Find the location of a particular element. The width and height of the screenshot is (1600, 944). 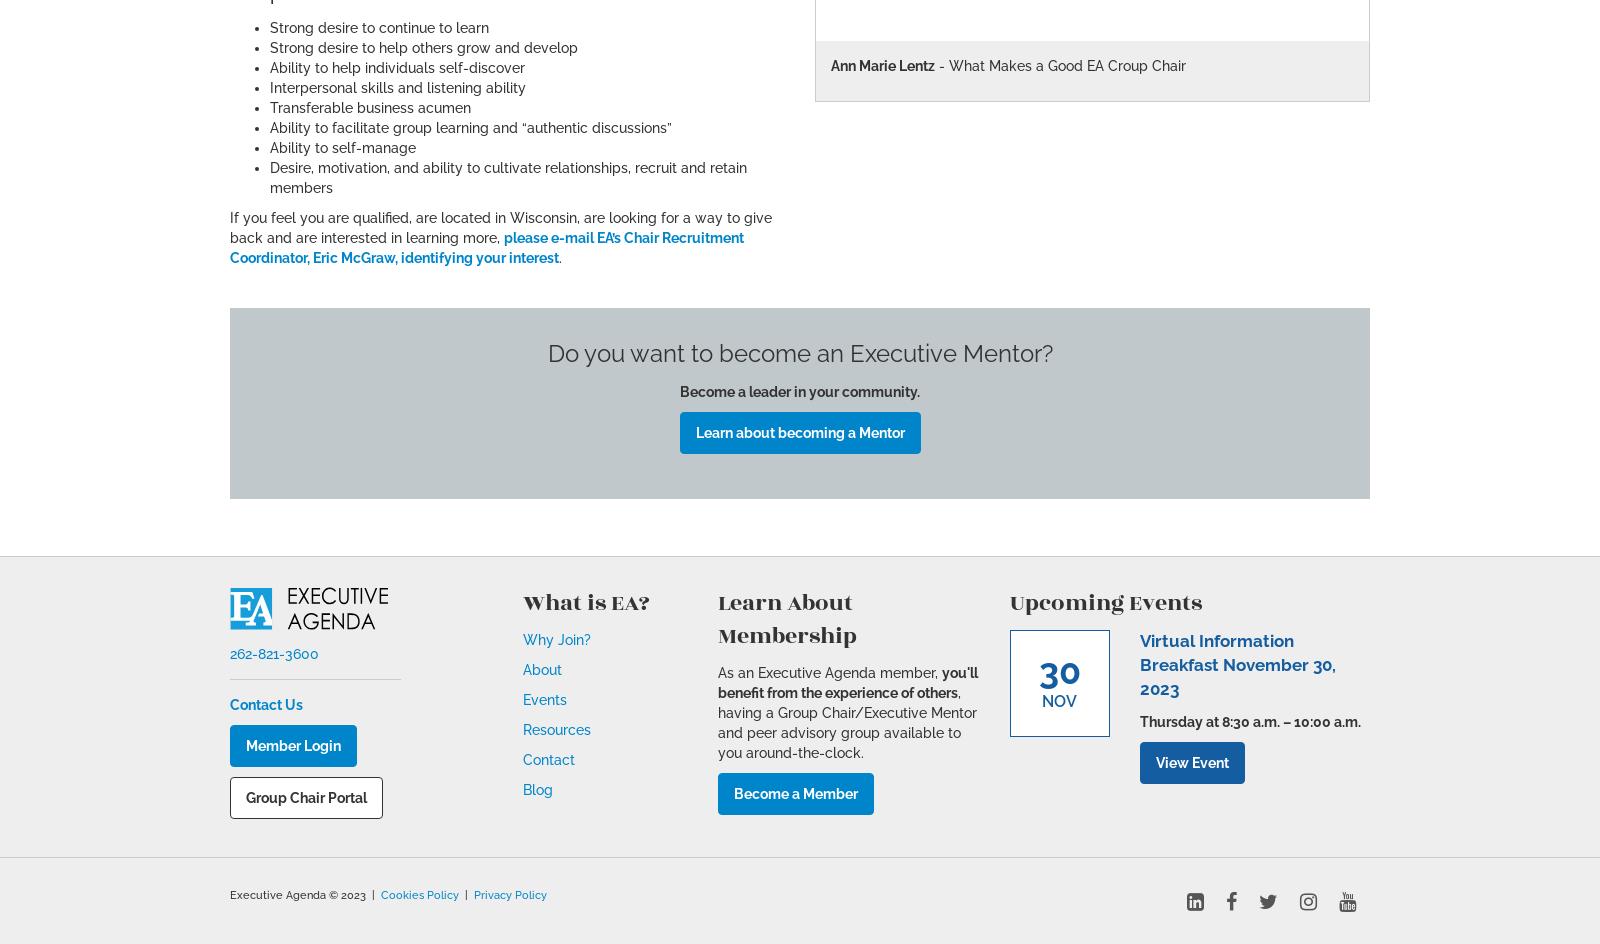

'Member Login' is located at coordinates (293, 745).